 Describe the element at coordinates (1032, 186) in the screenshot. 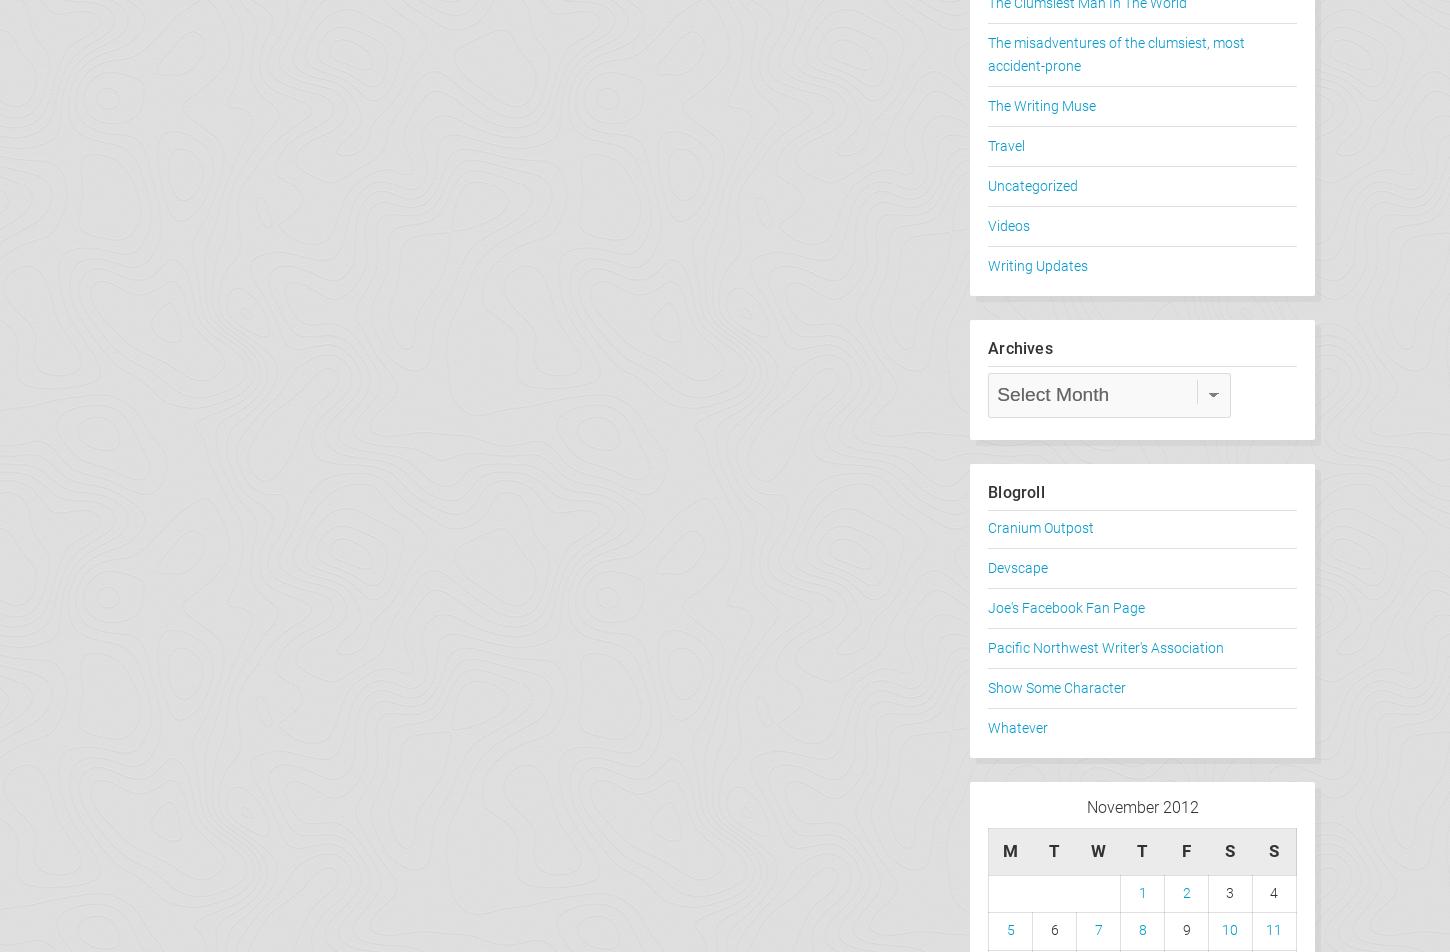

I see `'Uncategorized'` at that location.